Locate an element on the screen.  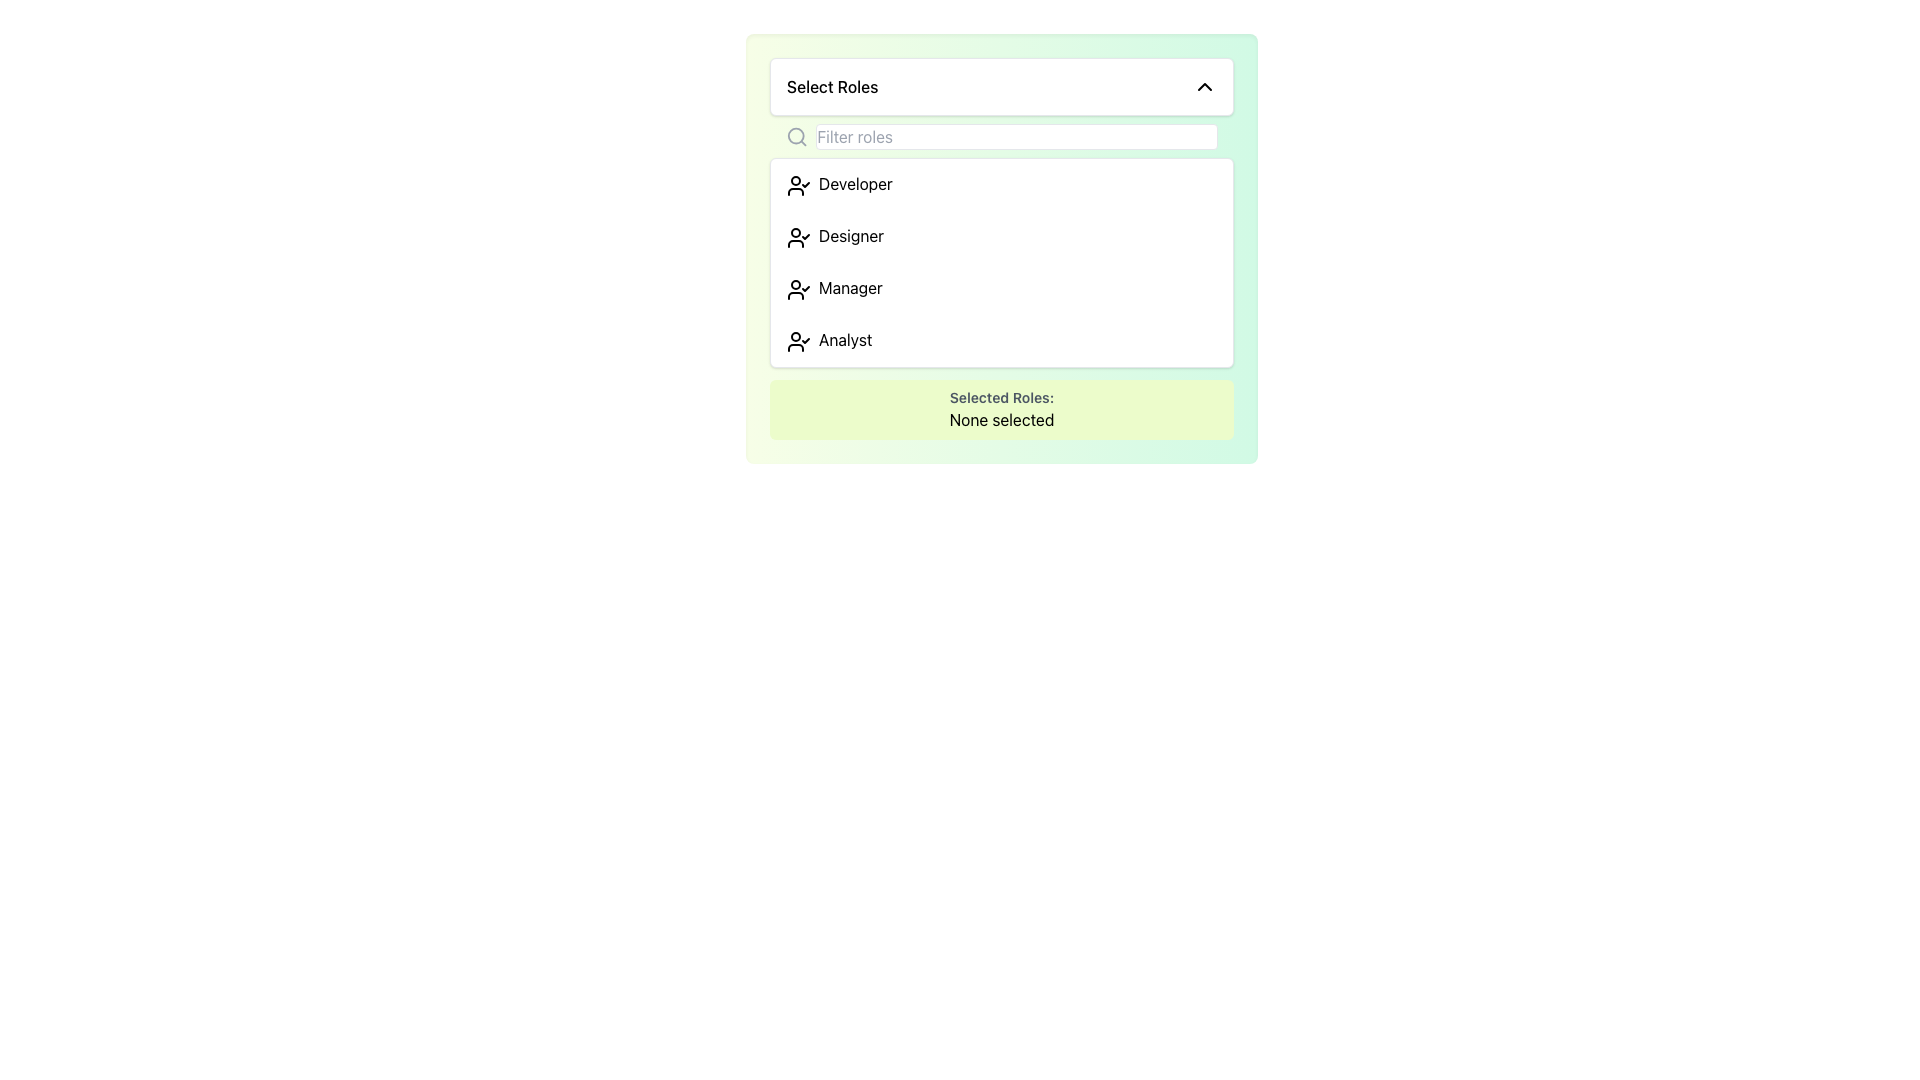
the decorative icon representing the 'Developer' role in the dropdown menu, which is the first entry in the list is located at coordinates (797, 185).